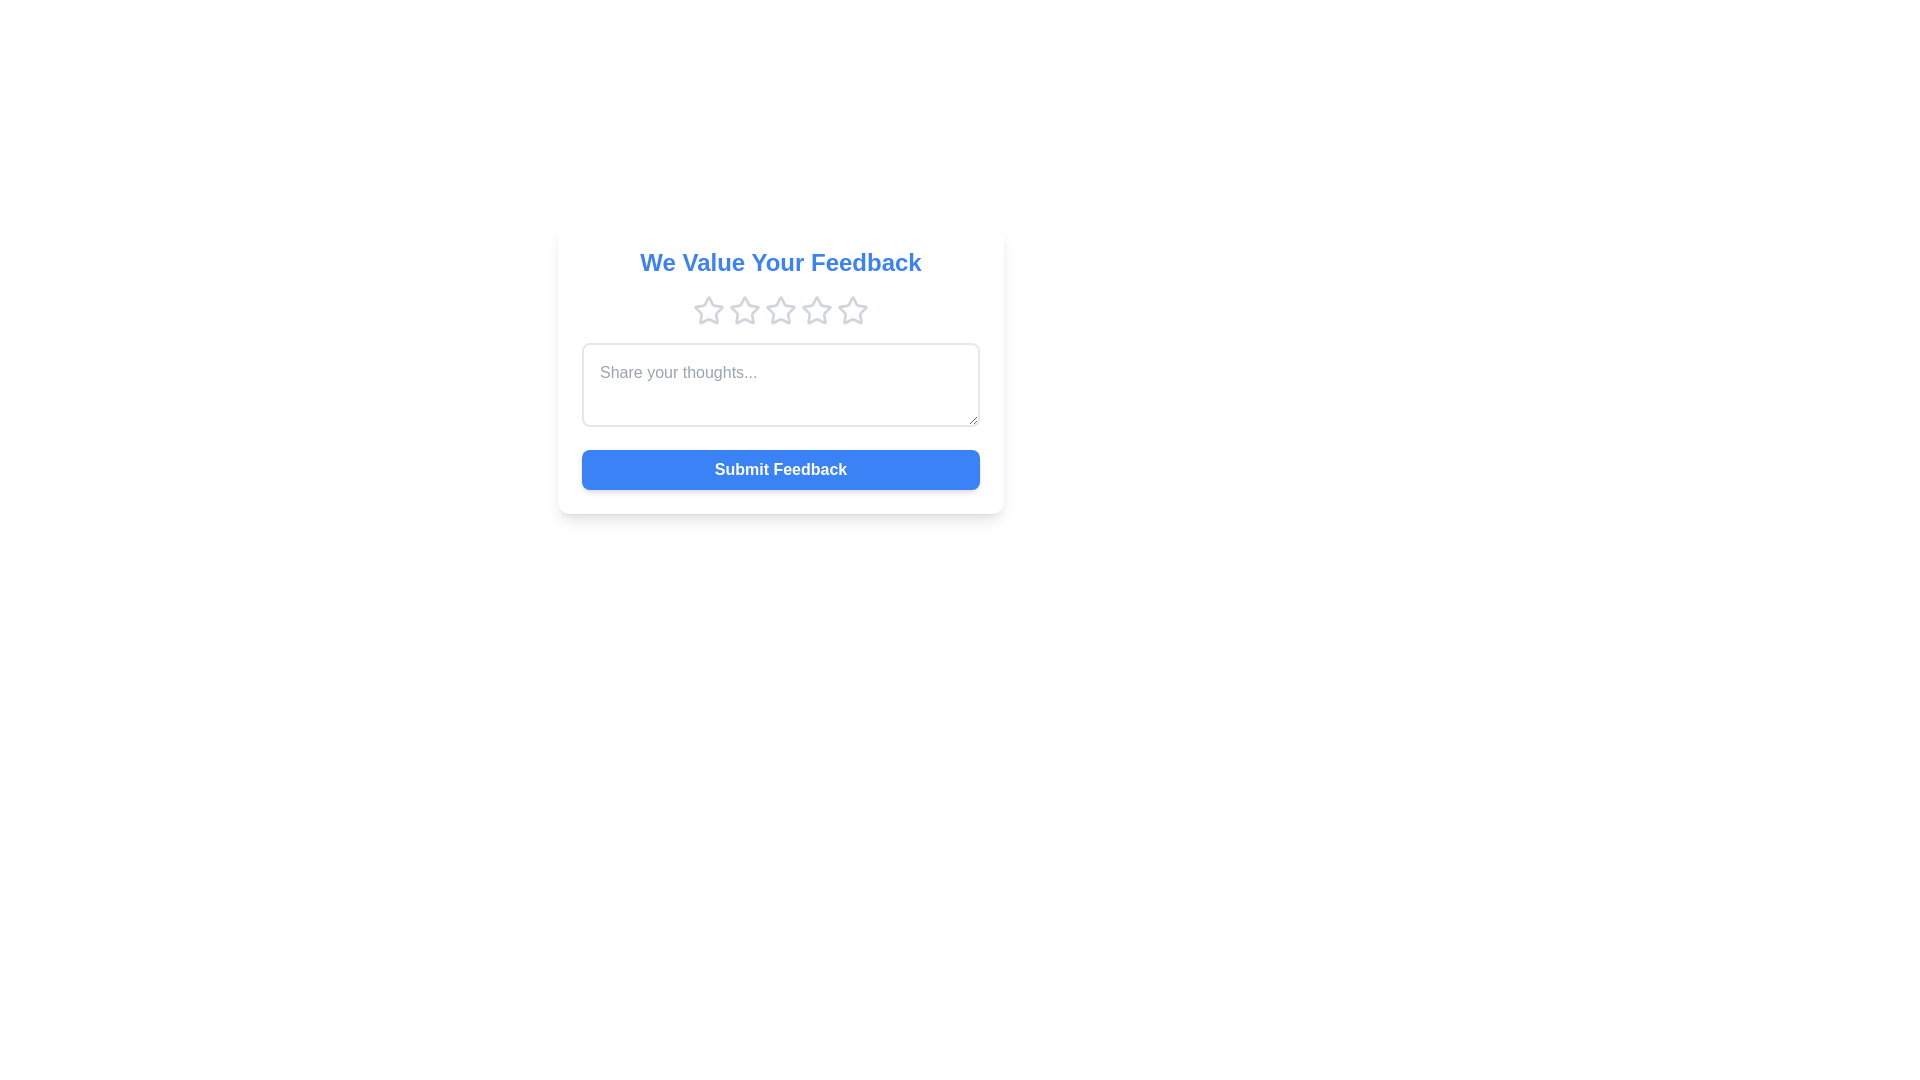 This screenshot has height=1080, width=1920. Describe the element at coordinates (709, 311) in the screenshot. I see `the star corresponding to the desired rating 1` at that location.